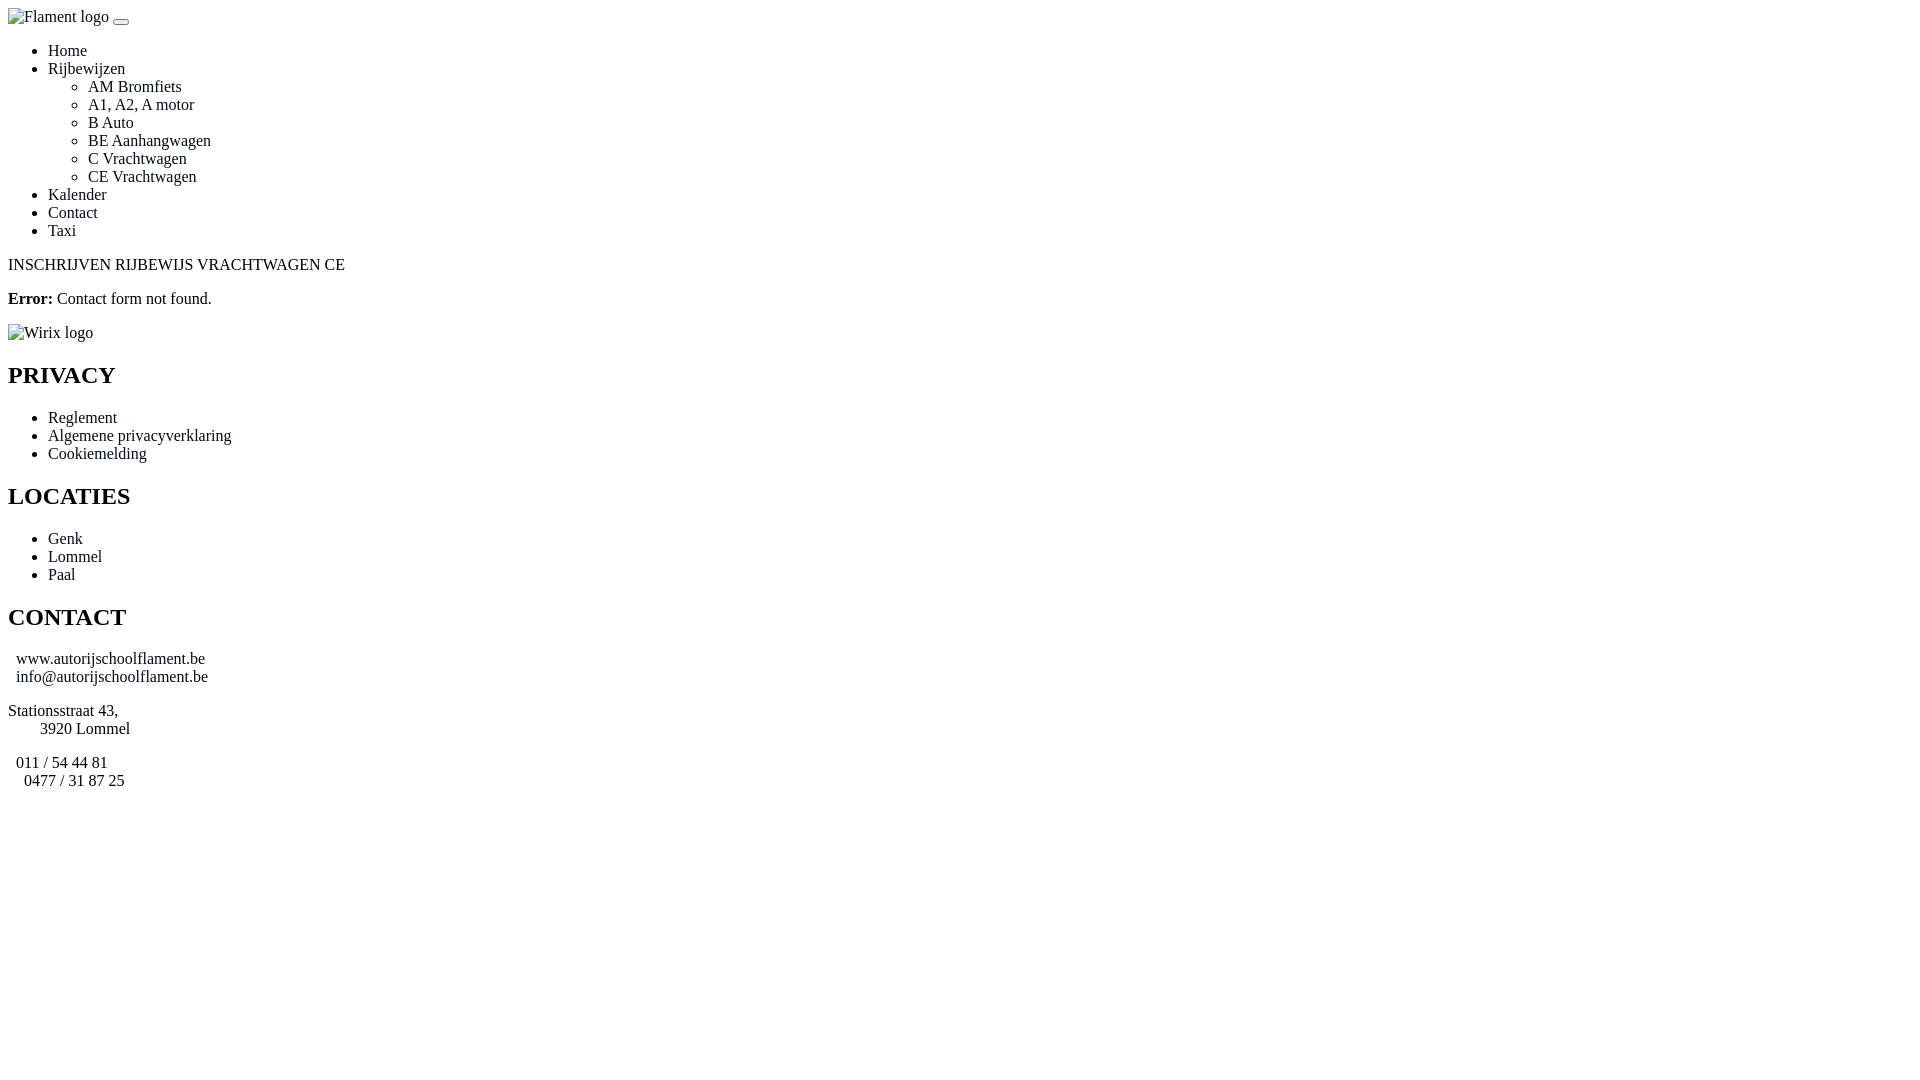 The height and width of the screenshot is (1080, 1920). I want to click on 'BE Aanhangwagen', so click(148, 139).